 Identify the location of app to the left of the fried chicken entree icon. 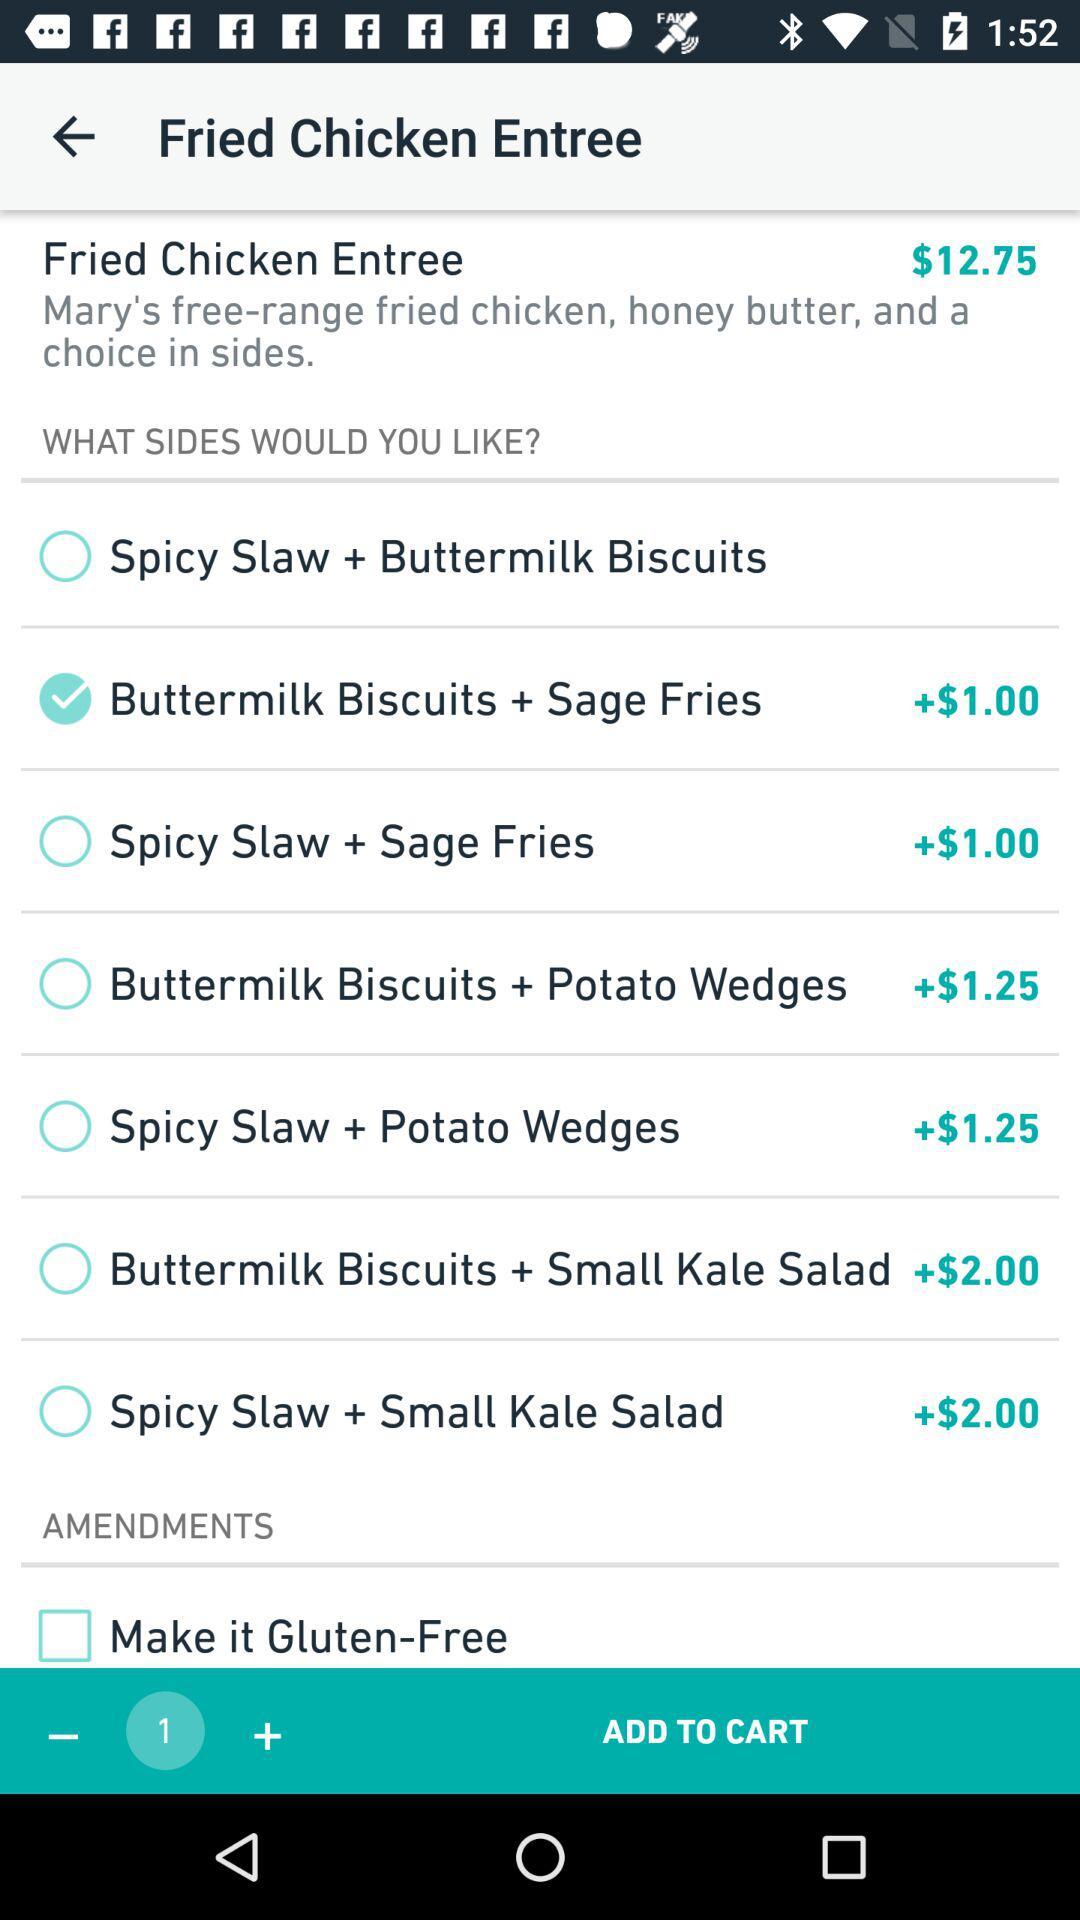
(72, 135).